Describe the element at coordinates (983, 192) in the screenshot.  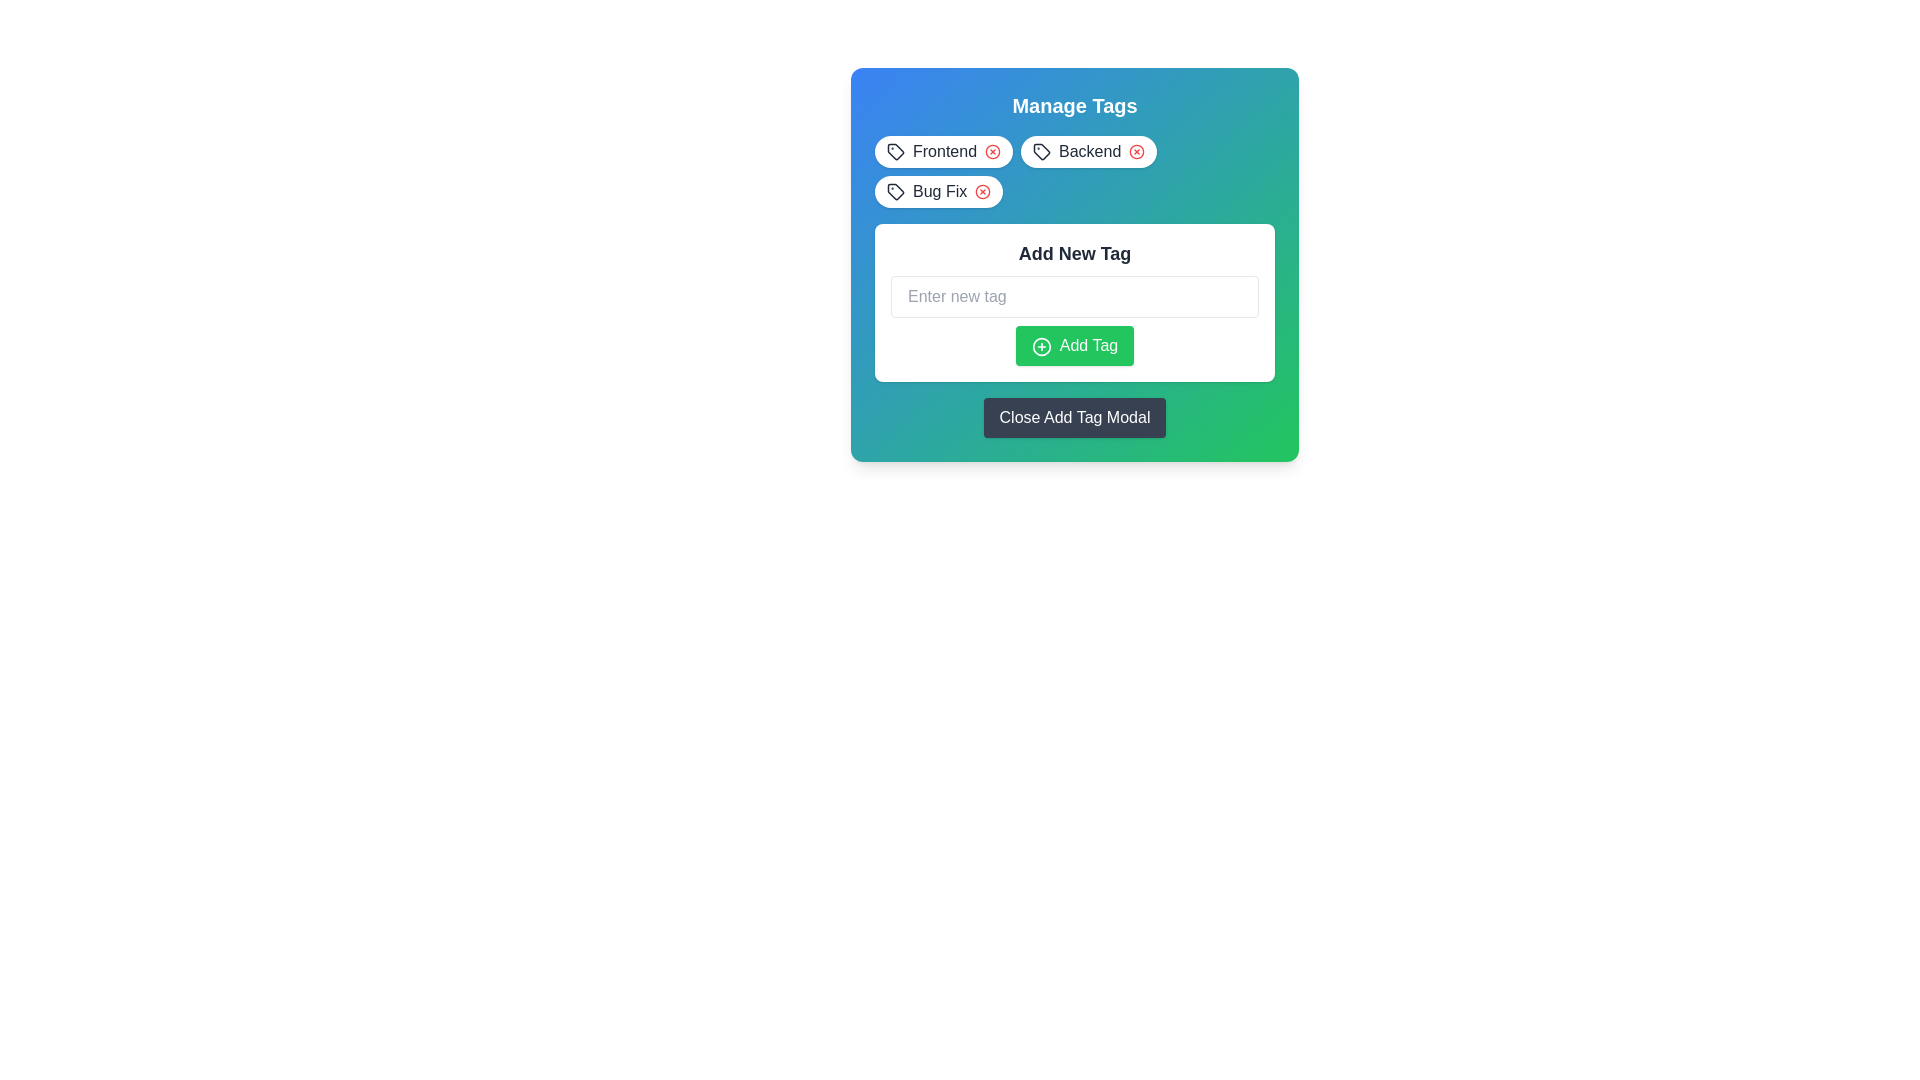
I see `the red circular cross icon button, which represents a 'close' or 'remove' action` at that location.